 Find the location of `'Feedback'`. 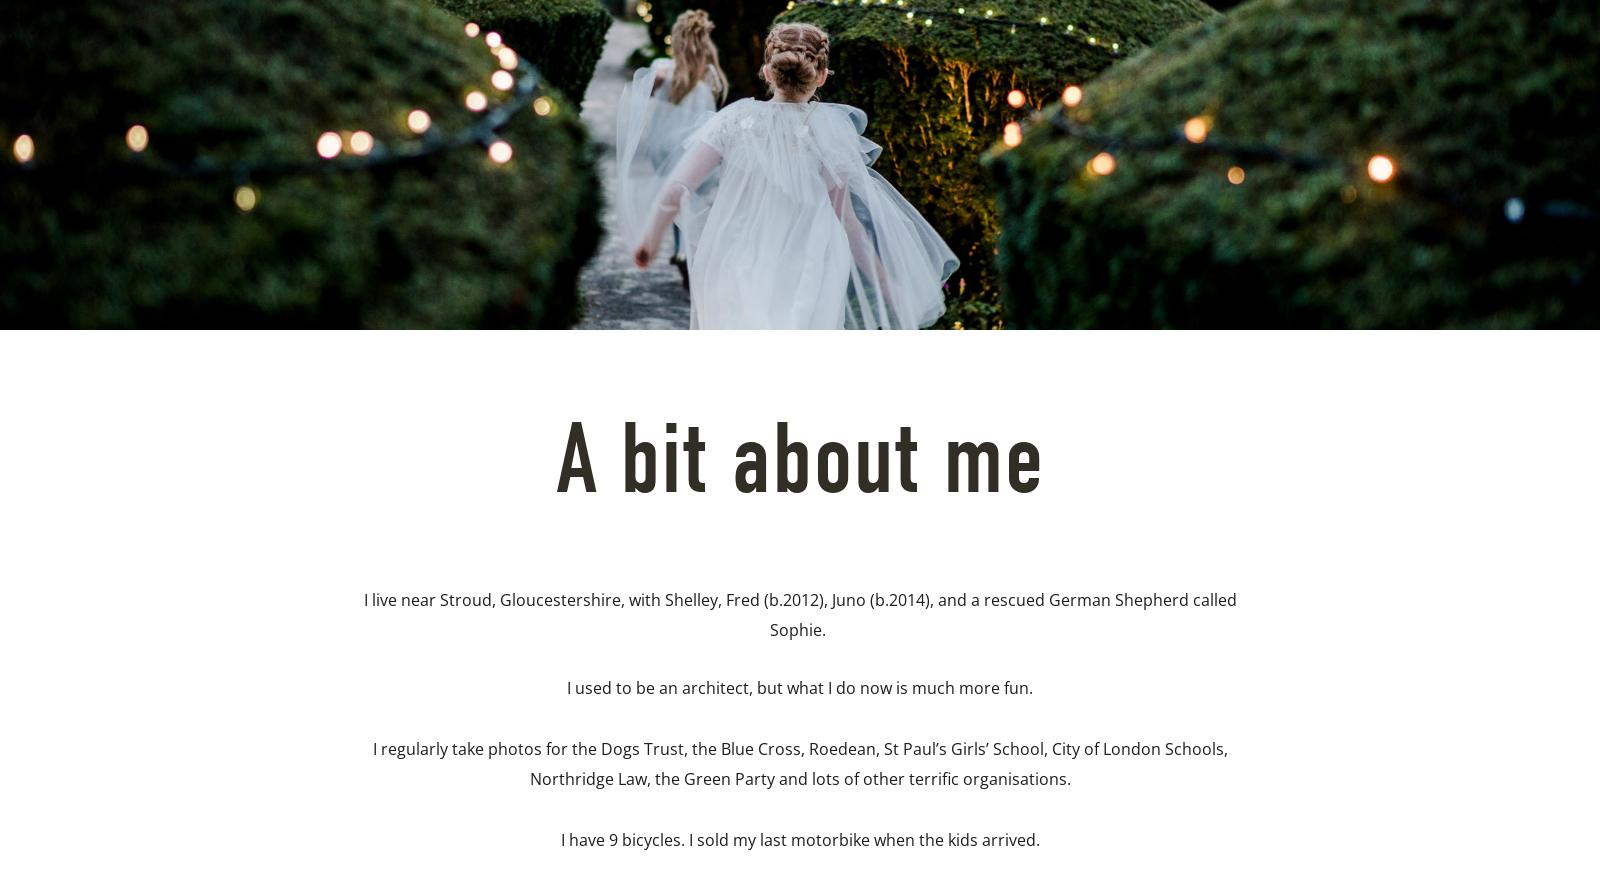

'Feedback' is located at coordinates (504, 284).